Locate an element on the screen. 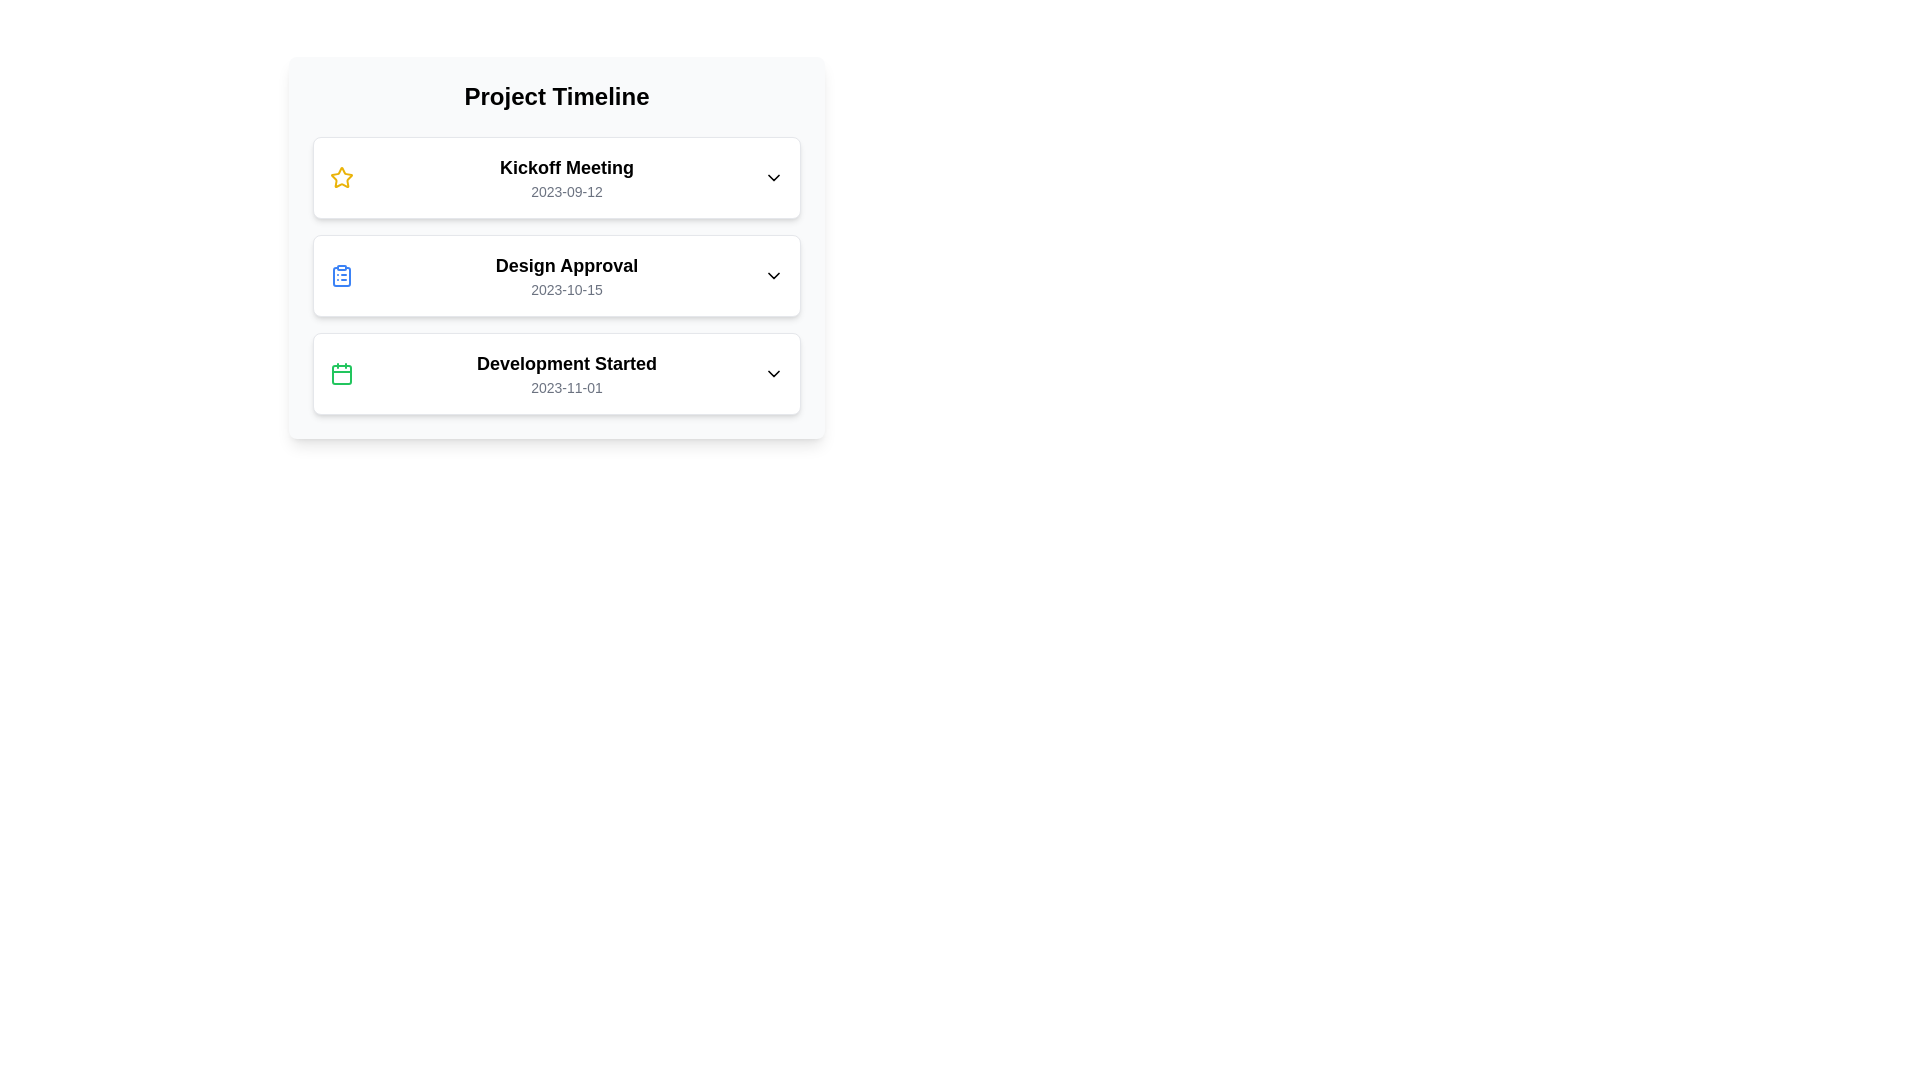 The image size is (1920, 1080). the graphical part of the calendar icon located towards the bottom left in the third row of elements, next to 'Development Started' is located at coordinates (341, 374).